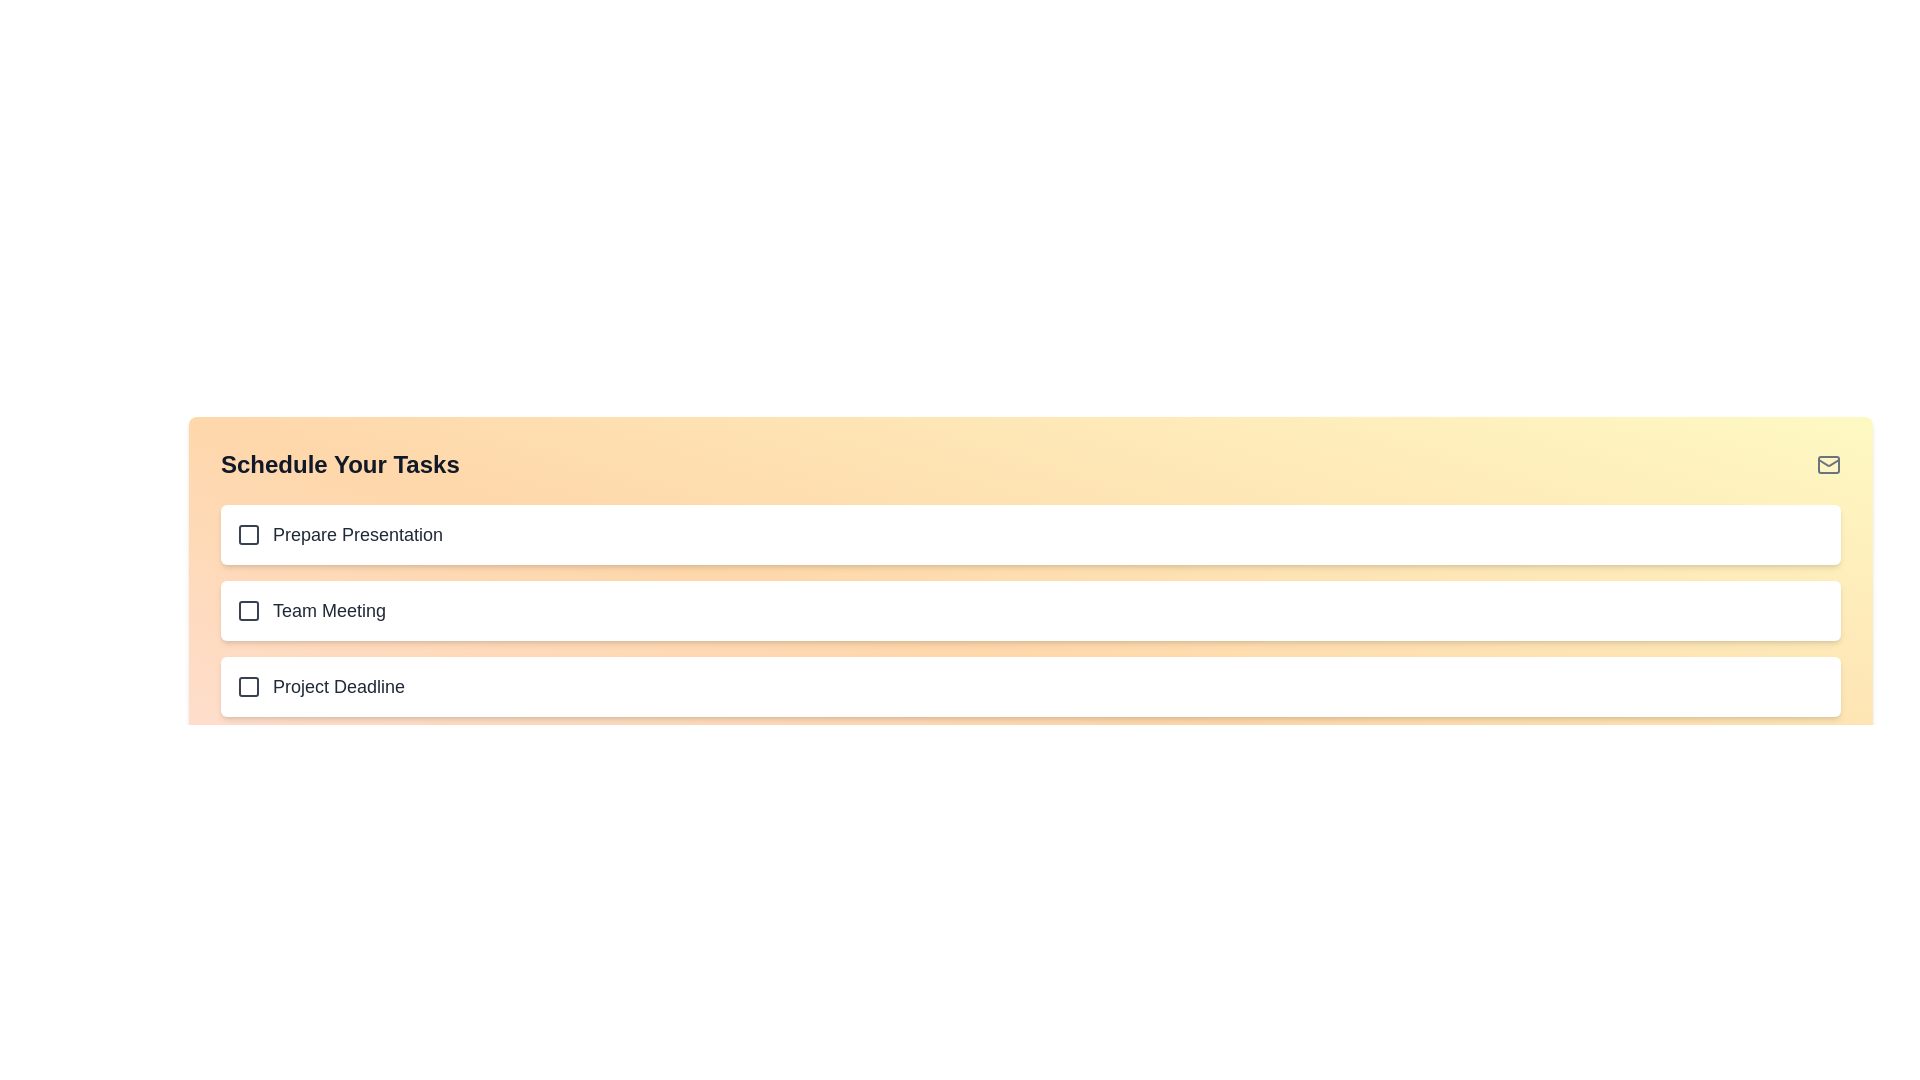 This screenshot has height=1080, width=1920. I want to click on the checkbox associated with the 'Project Deadline' task, so click(248, 685).